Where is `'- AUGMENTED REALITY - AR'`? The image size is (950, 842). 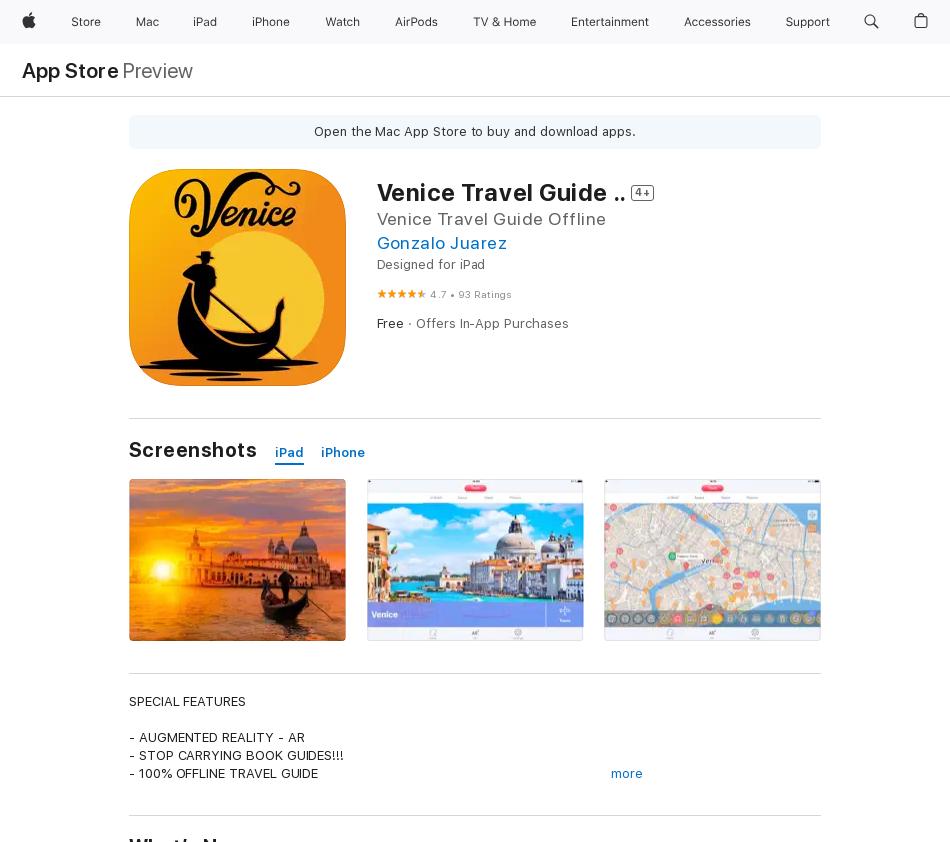
'- AUGMENTED REALITY - AR' is located at coordinates (216, 737).